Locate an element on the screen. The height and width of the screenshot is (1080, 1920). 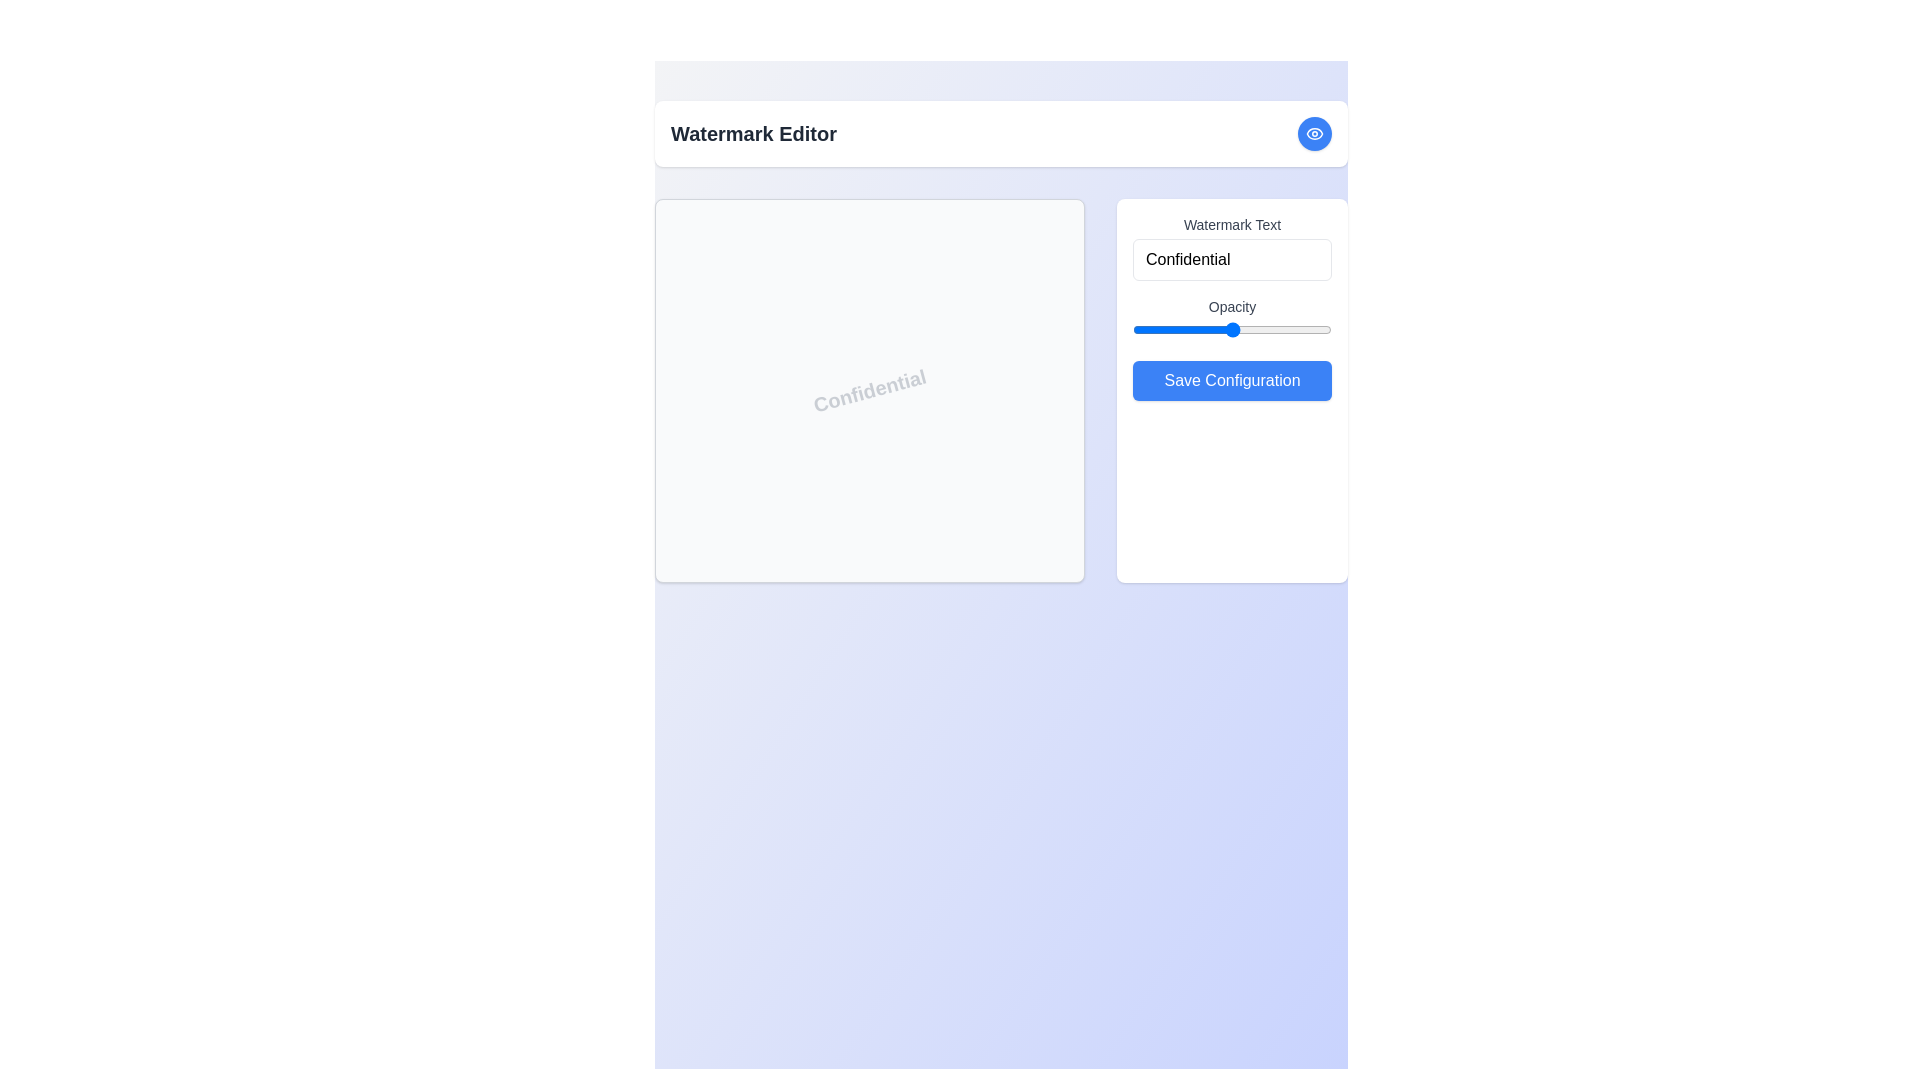
the visibility toggle icon located within the blue circular button in the top-right corner of the interface is located at coordinates (1315, 134).